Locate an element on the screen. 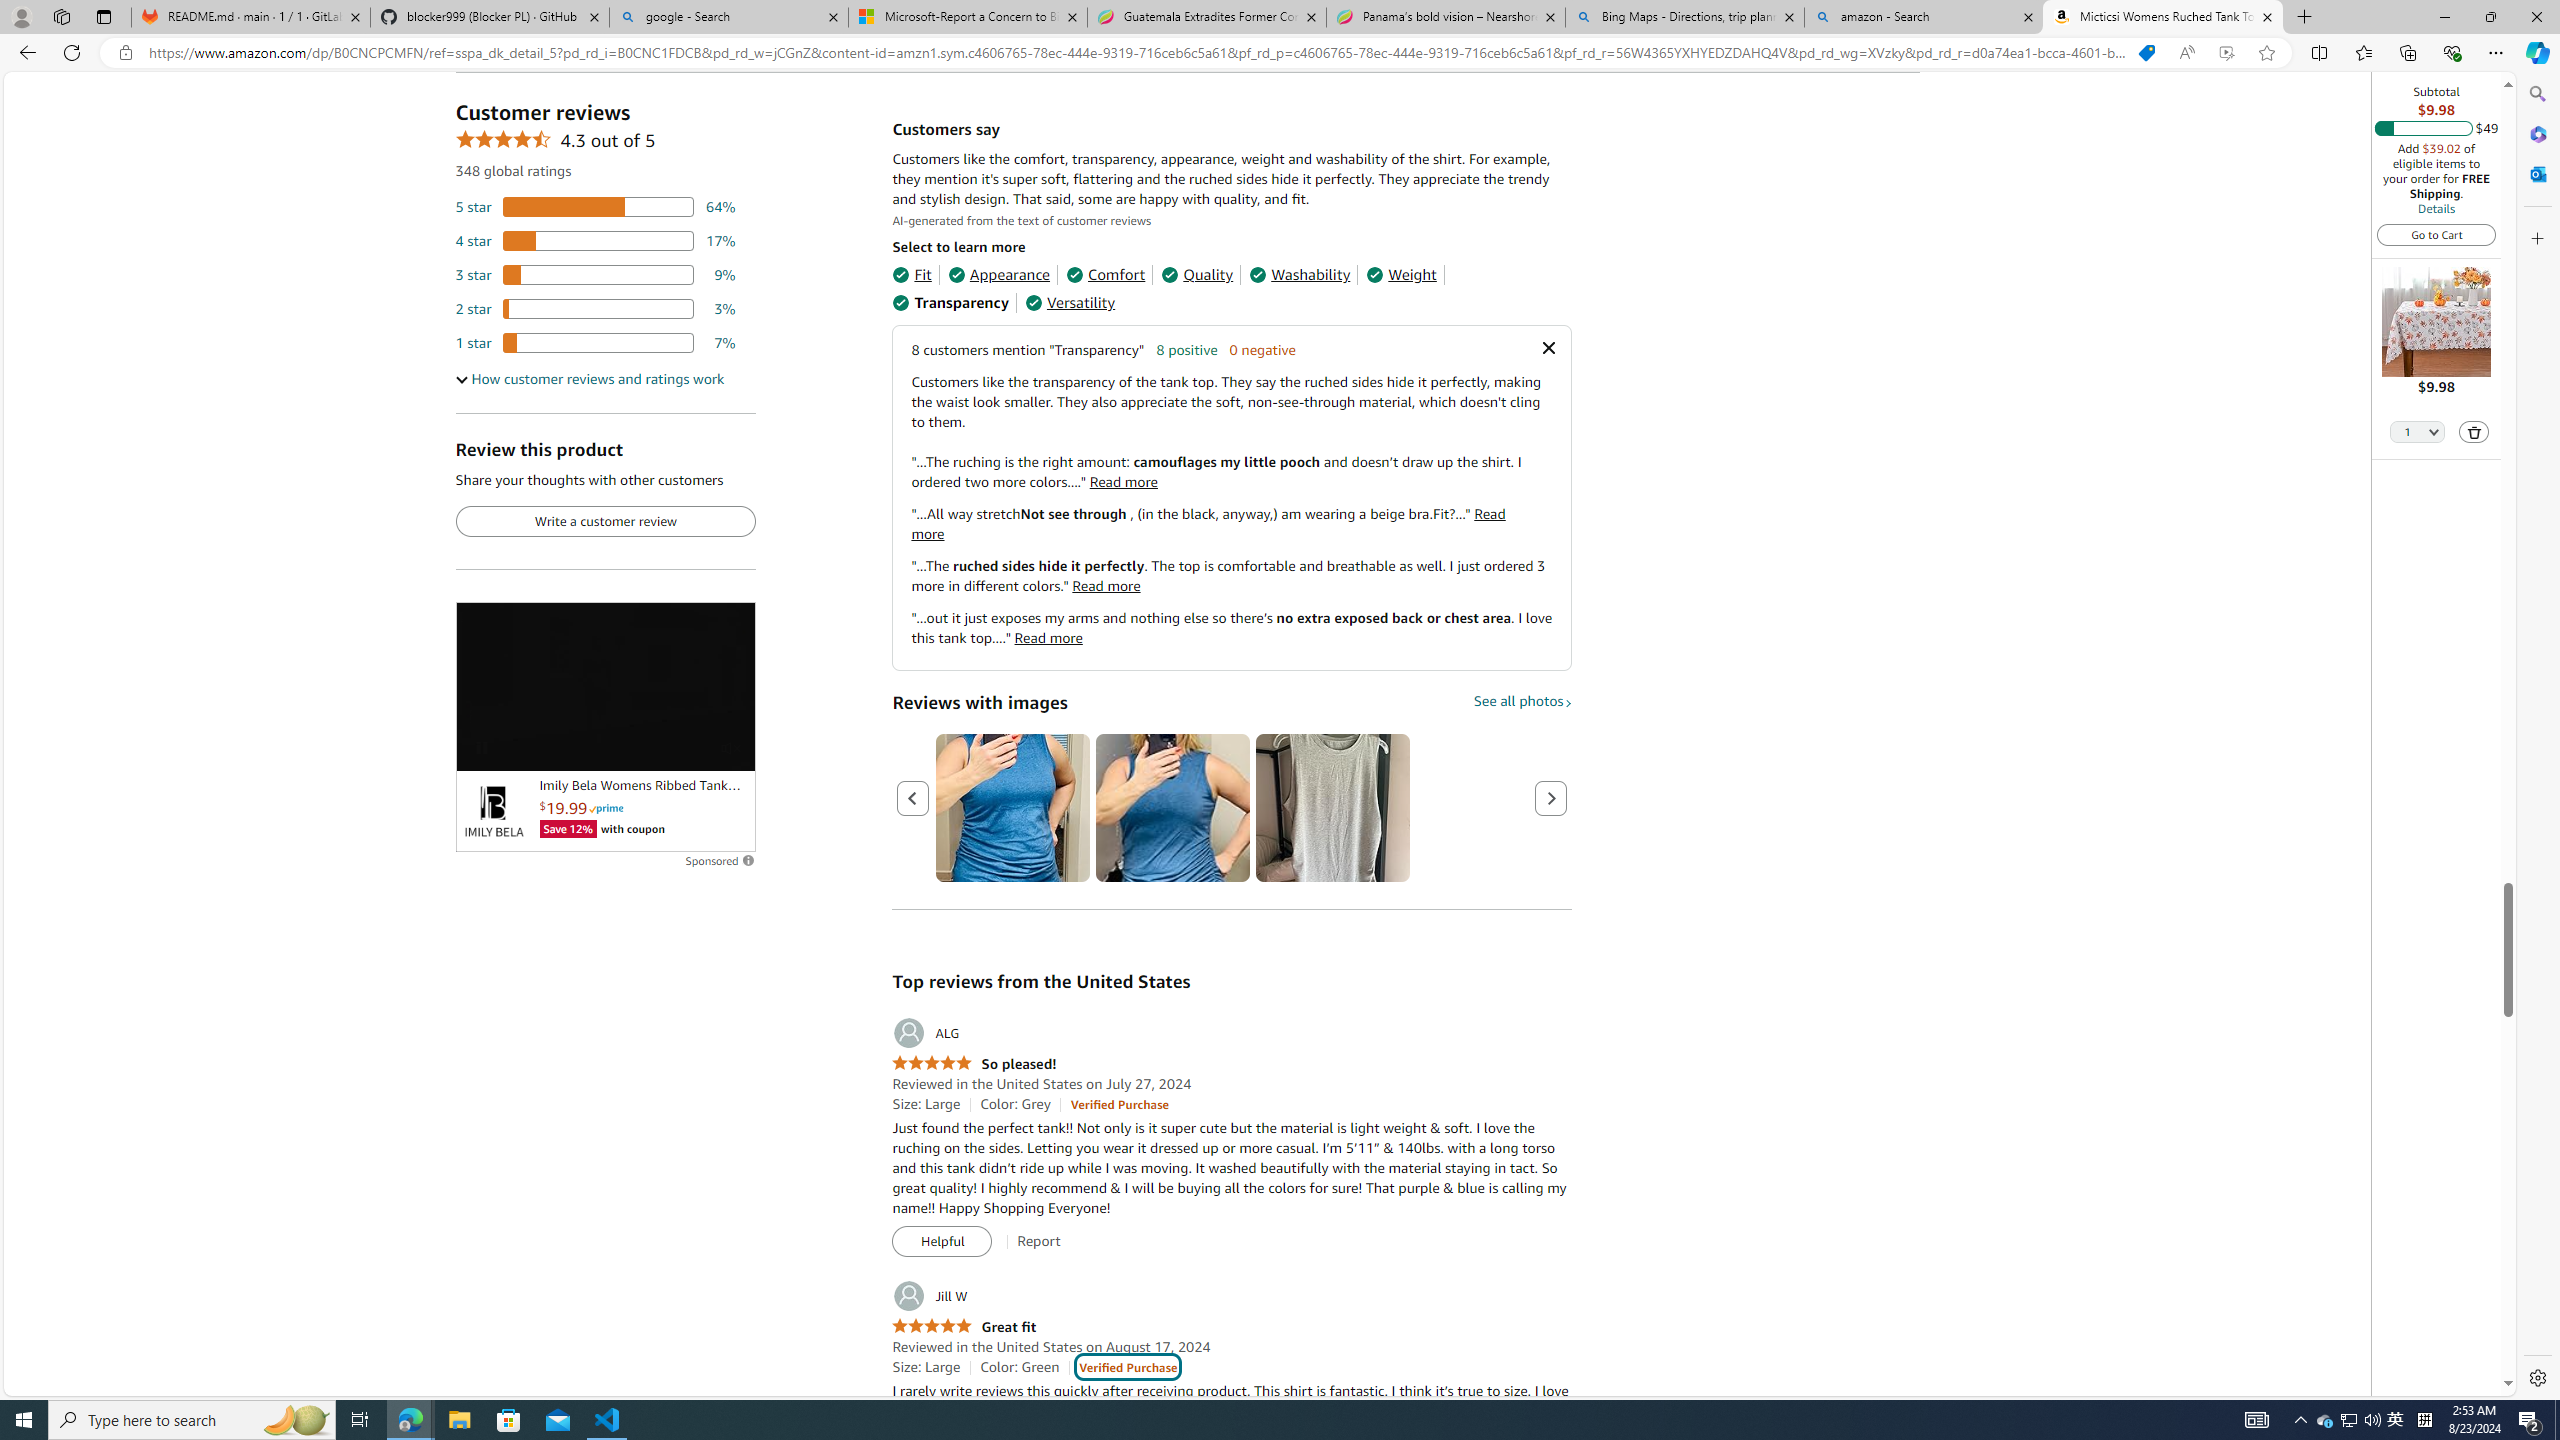 The image size is (2560, 1440). '64 percent of reviews have 5 stars' is located at coordinates (595, 206).